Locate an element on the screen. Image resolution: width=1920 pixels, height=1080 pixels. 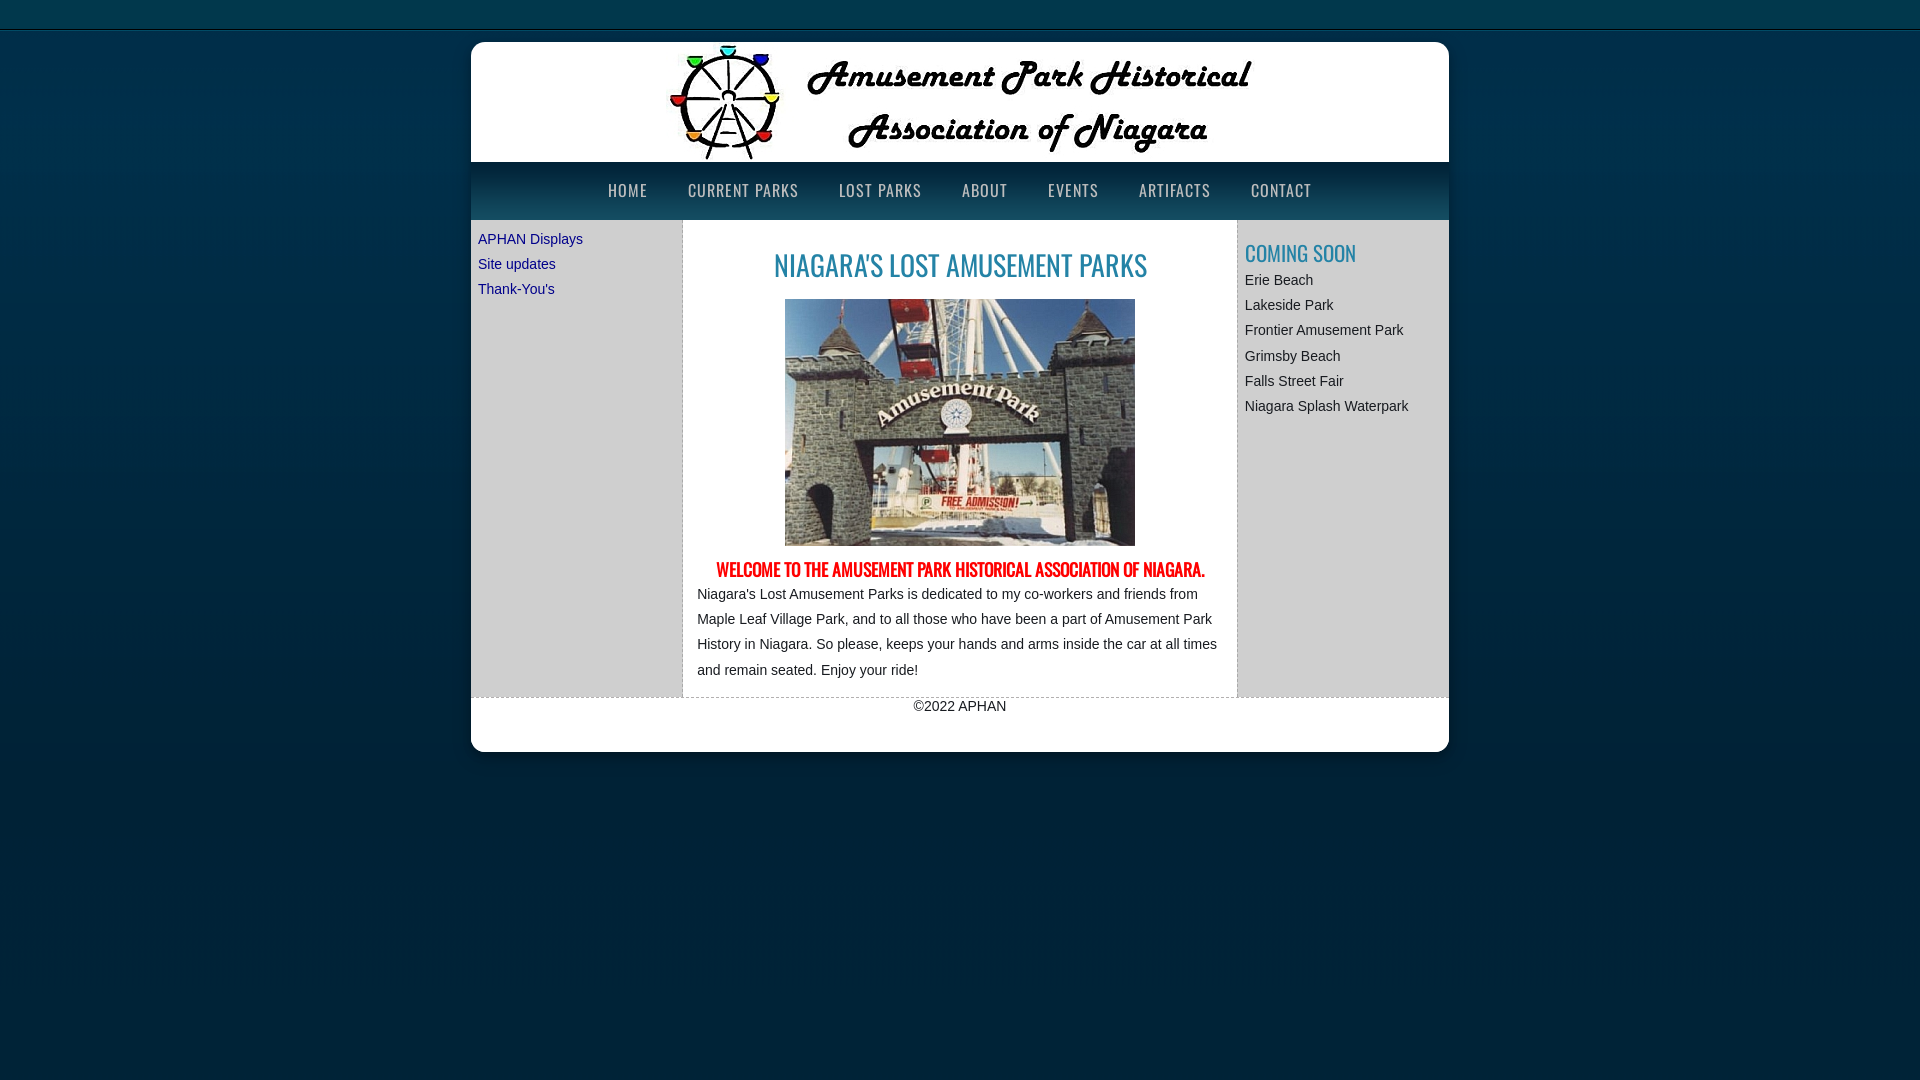
'CONTACT' is located at coordinates (1281, 189).